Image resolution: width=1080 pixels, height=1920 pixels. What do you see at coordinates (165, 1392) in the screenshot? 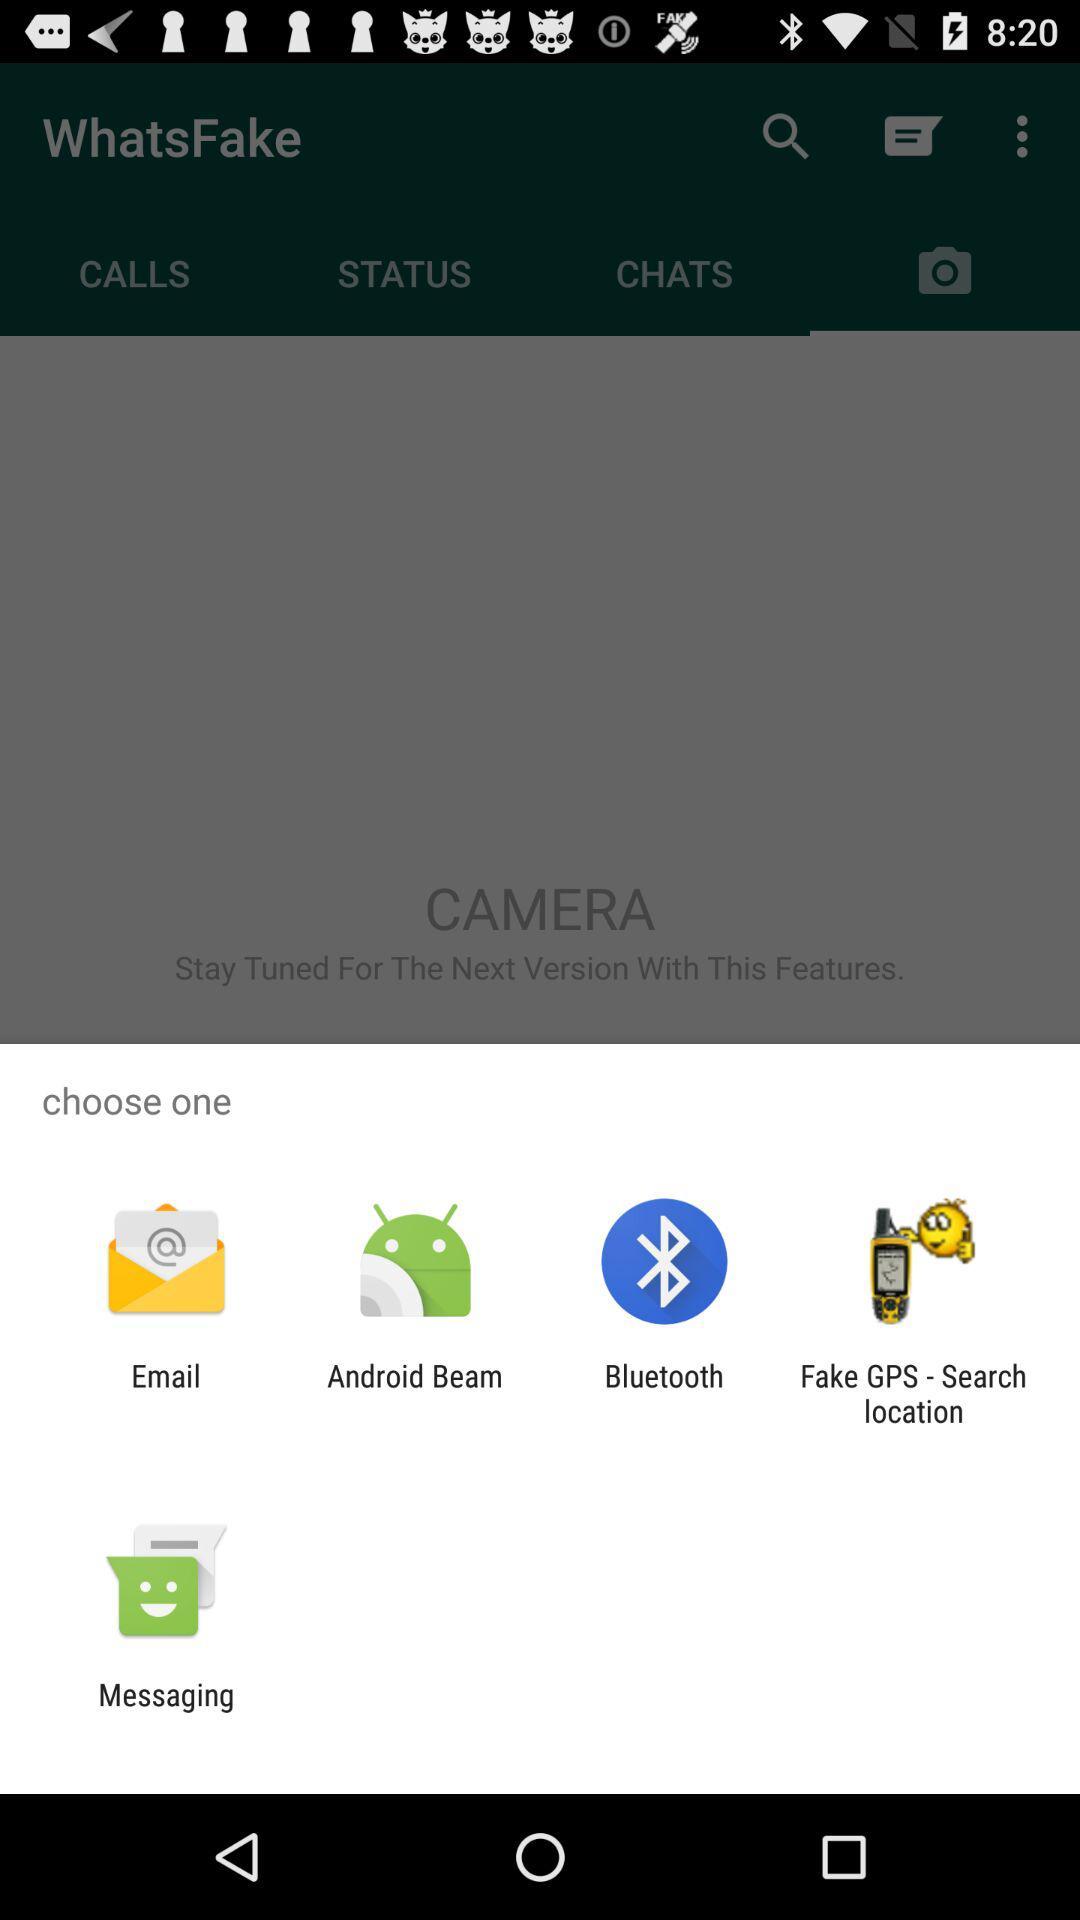
I see `the email app` at bounding box center [165, 1392].